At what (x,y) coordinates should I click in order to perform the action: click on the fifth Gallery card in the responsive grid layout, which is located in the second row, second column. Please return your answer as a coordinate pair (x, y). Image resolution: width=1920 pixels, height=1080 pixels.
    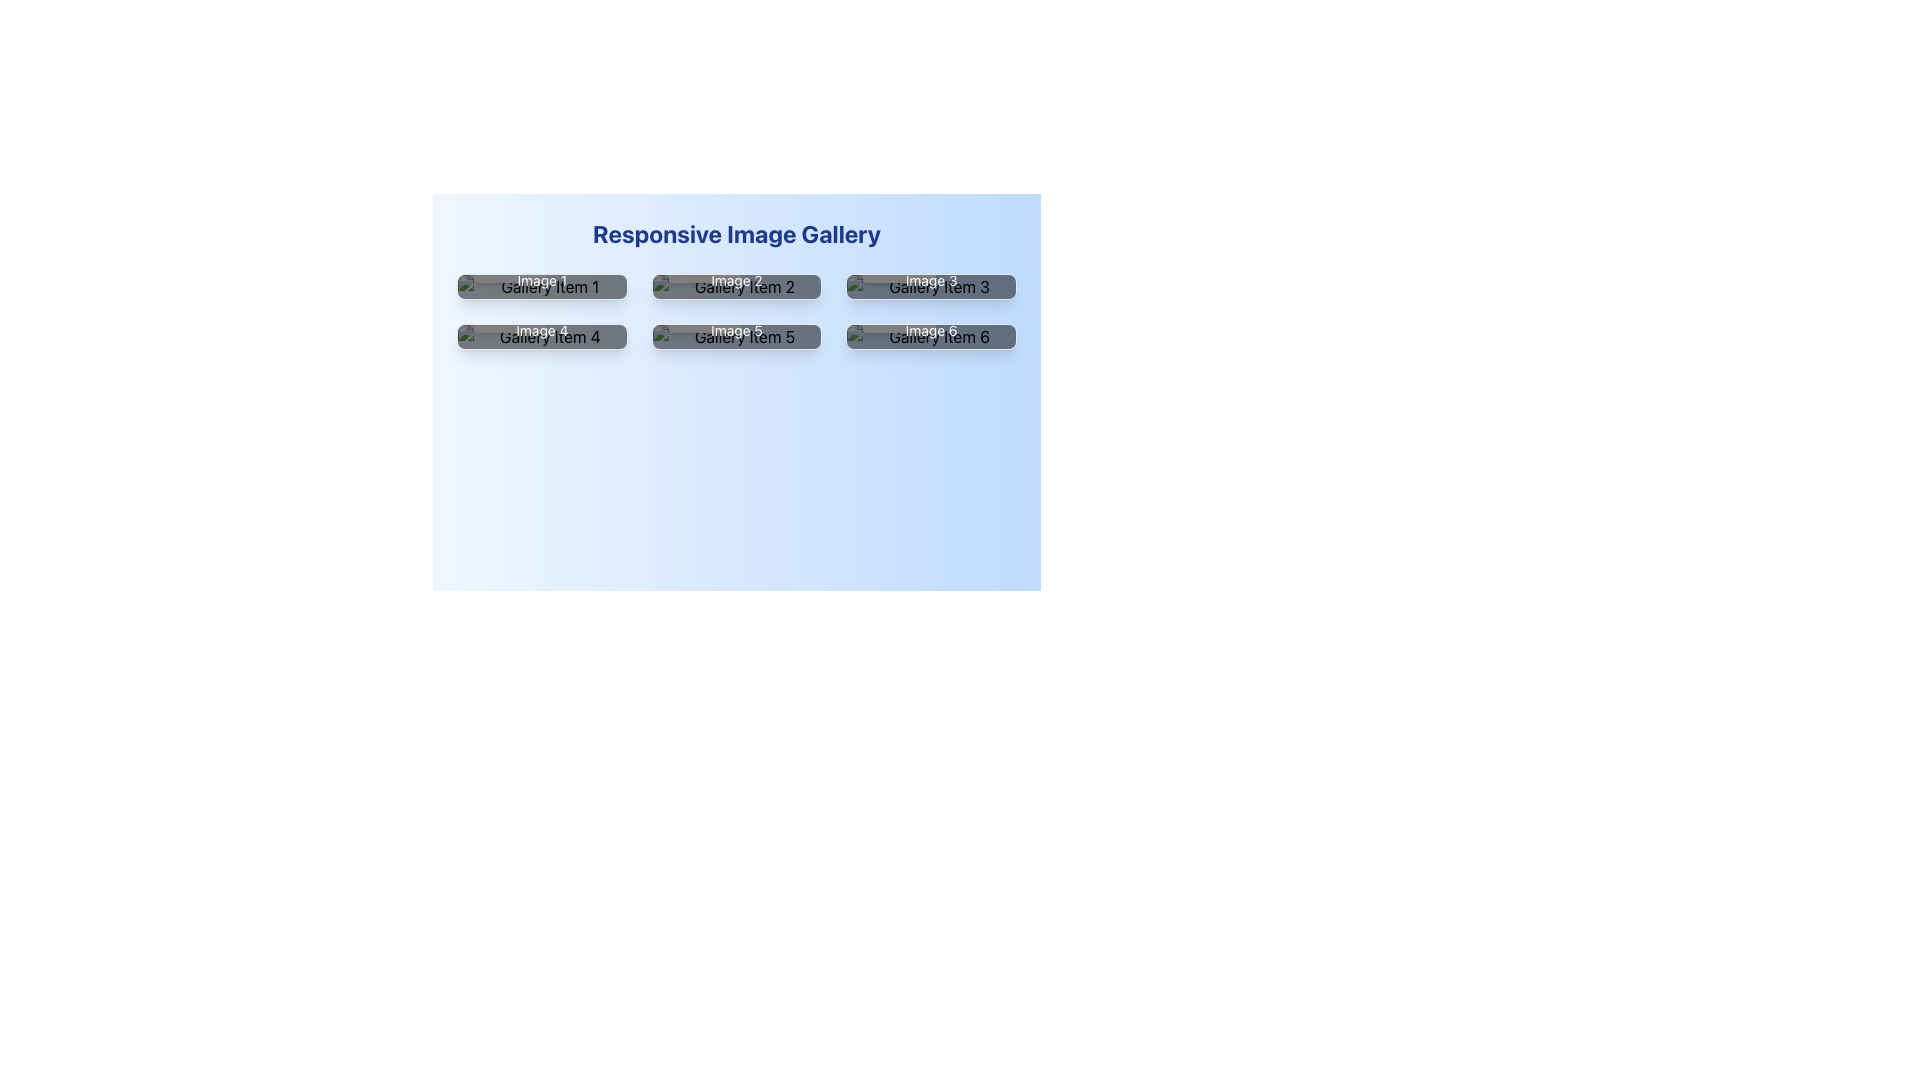
    Looking at the image, I should click on (735, 335).